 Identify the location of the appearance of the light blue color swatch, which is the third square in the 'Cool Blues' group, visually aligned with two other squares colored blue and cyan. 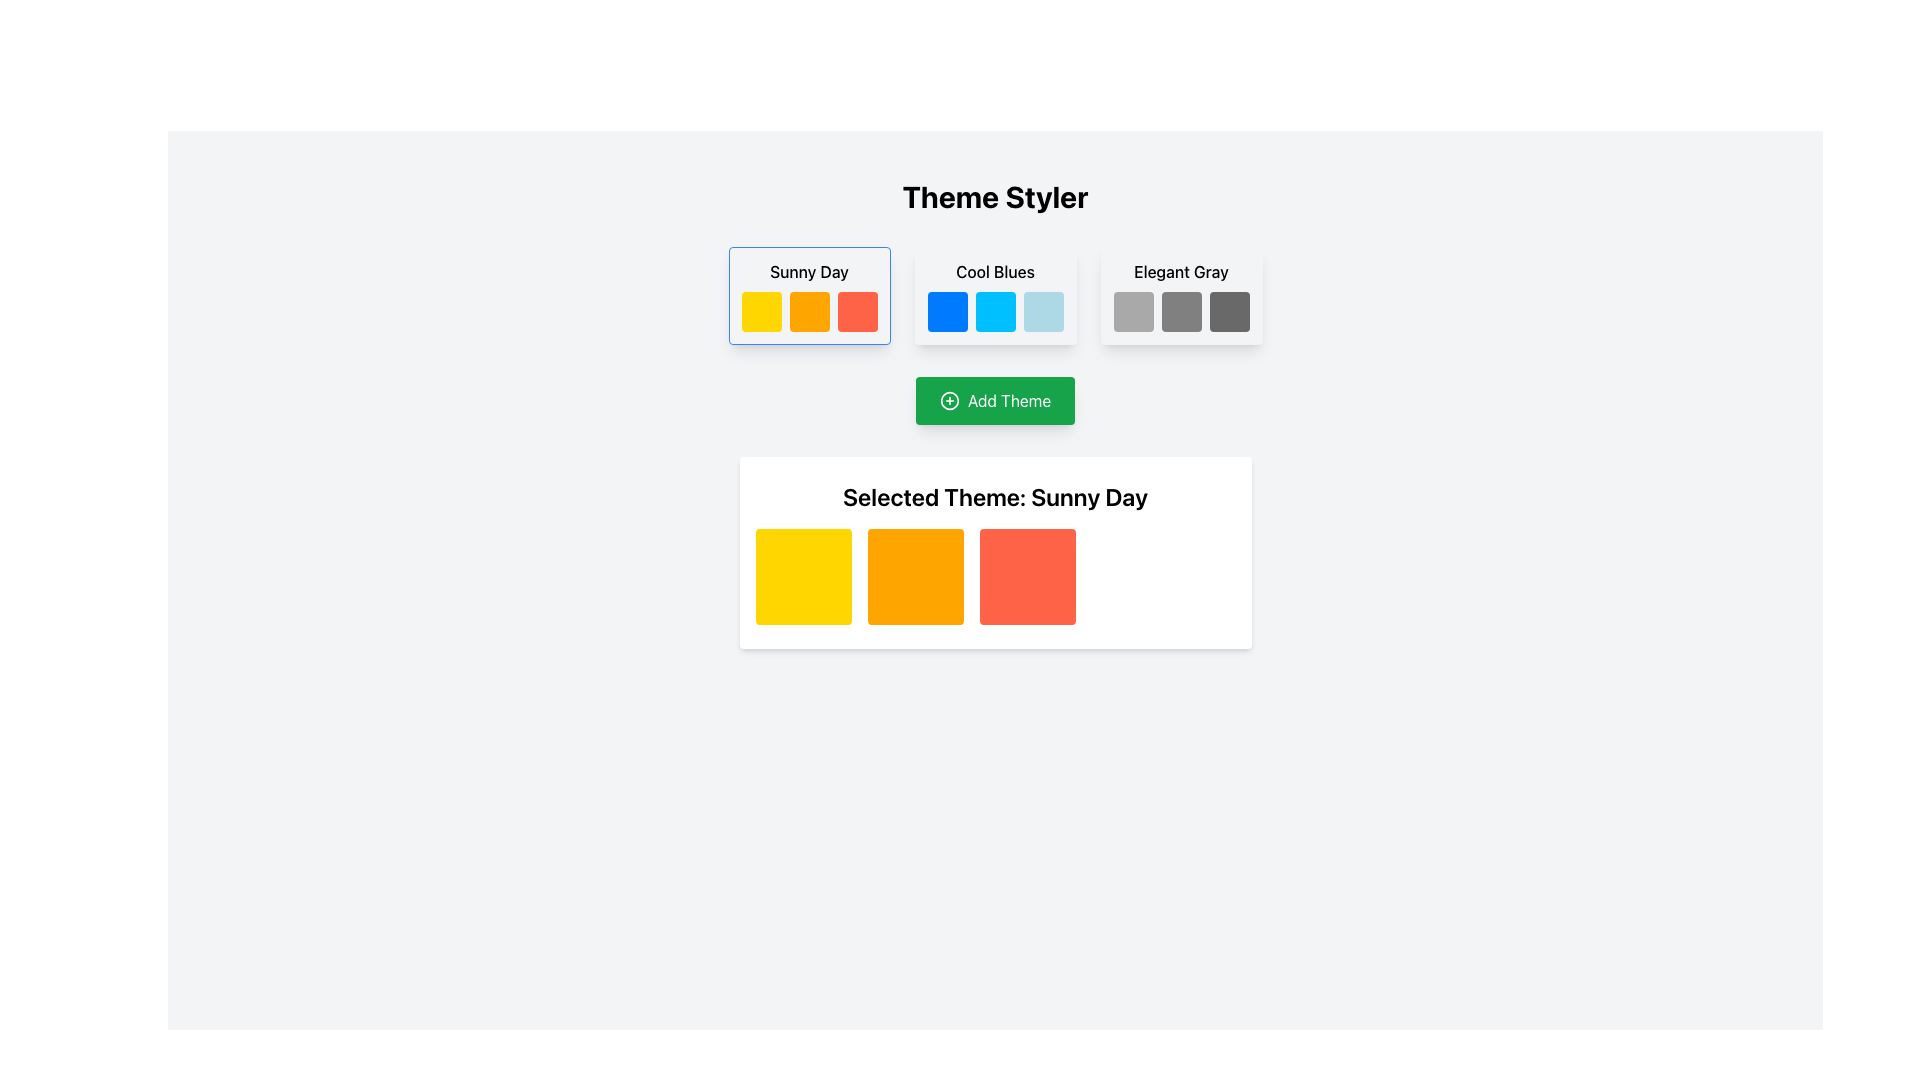
(1042, 312).